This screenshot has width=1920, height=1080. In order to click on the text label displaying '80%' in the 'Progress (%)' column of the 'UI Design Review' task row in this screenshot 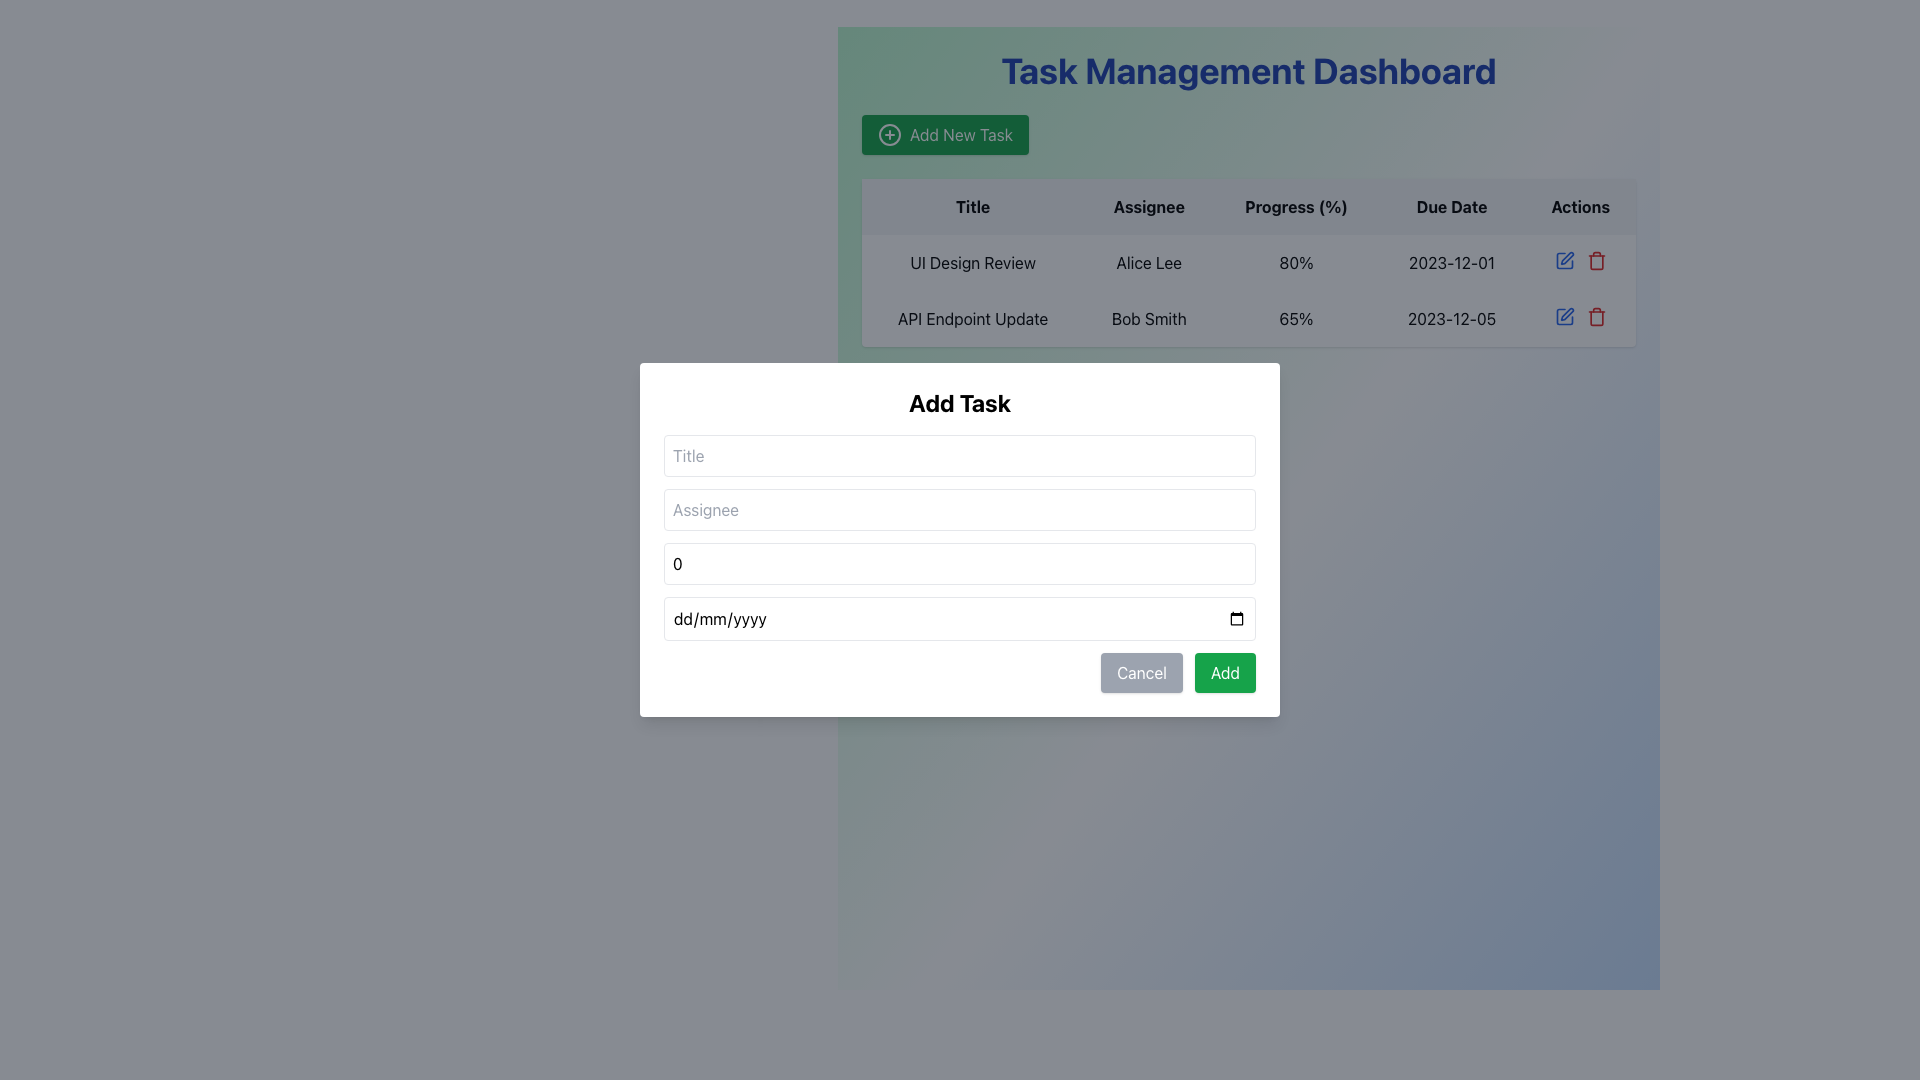, I will do `click(1296, 261)`.